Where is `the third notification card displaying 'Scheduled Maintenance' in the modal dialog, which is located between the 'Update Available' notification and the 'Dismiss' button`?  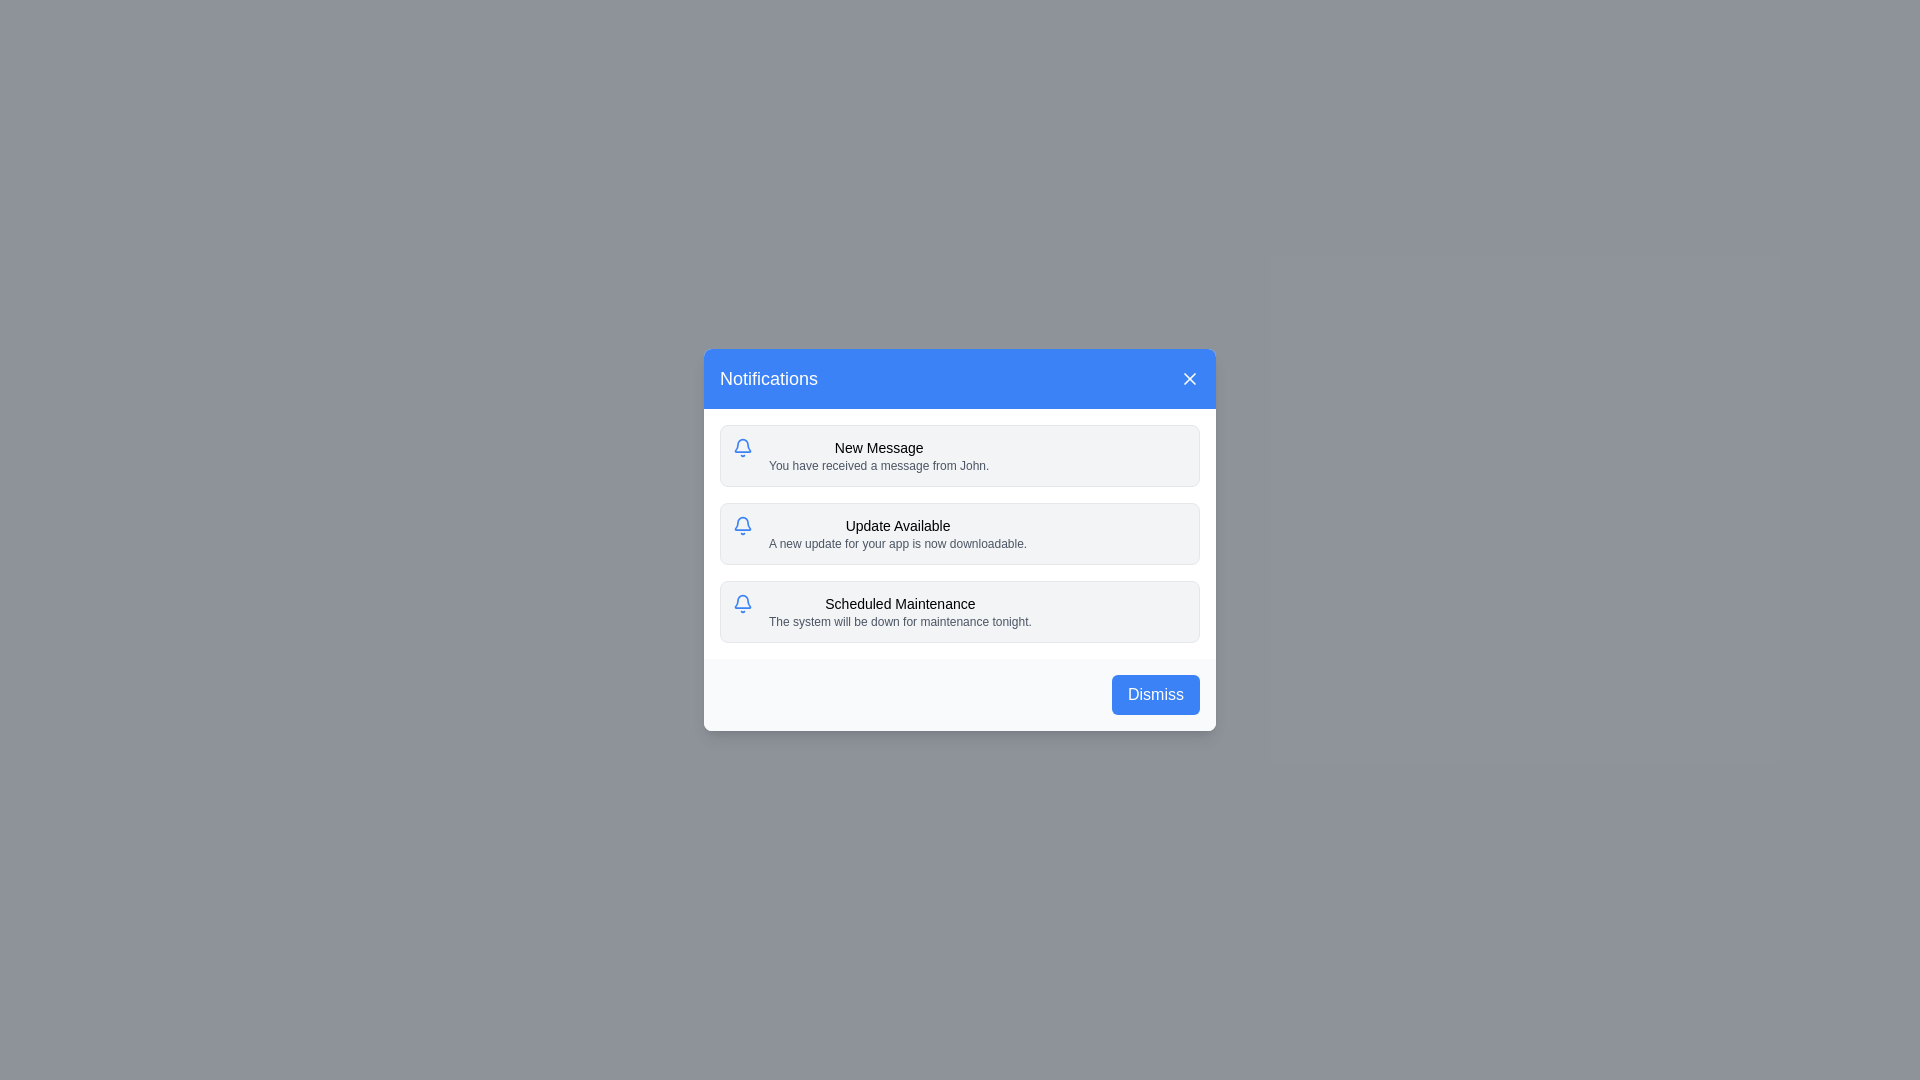 the third notification card displaying 'Scheduled Maintenance' in the modal dialog, which is located between the 'Update Available' notification and the 'Dismiss' button is located at coordinates (899, 611).